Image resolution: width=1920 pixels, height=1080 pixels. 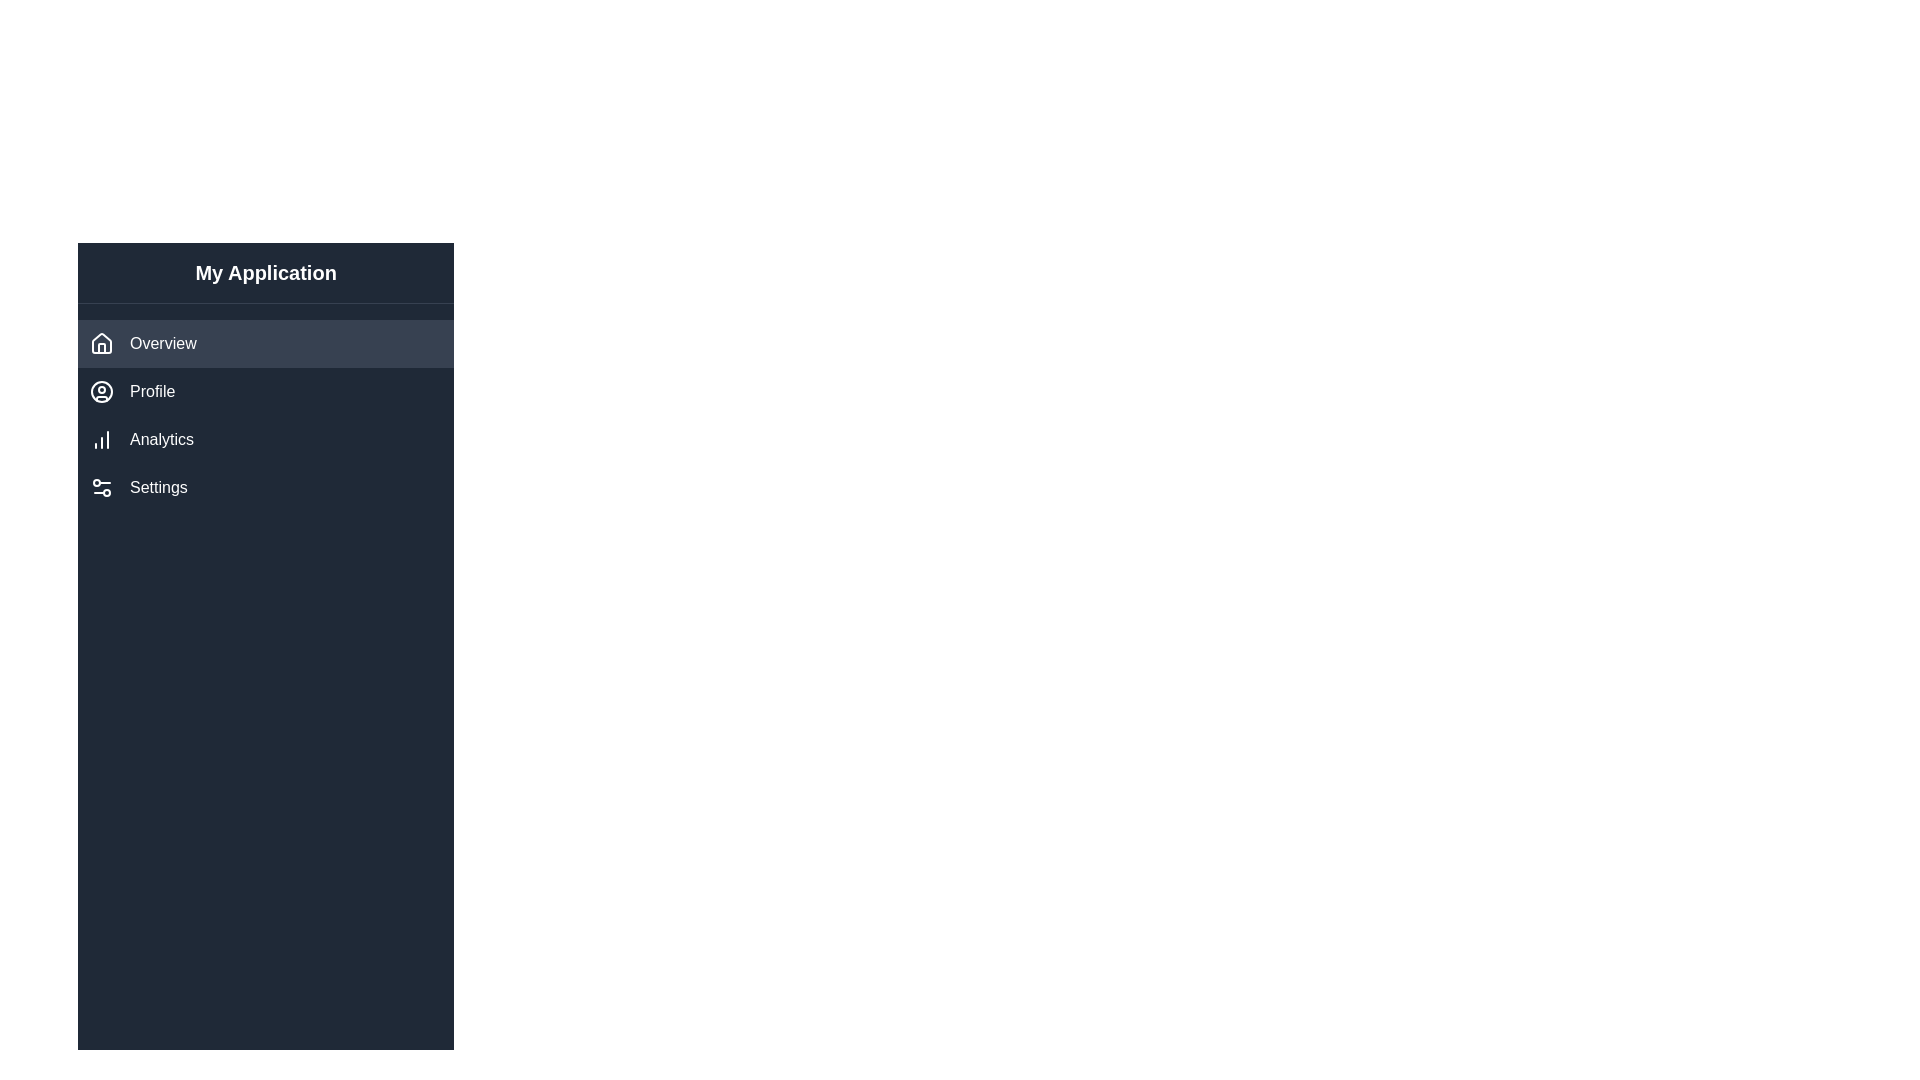 What do you see at coordinates (100, 392) in the screenshot?
I see `the largest circle in the user profile icon located in the sidebar, which is the outermost circle of the graphical representation supporting the 'Profile' menu item` at bounding box center [100, 392].